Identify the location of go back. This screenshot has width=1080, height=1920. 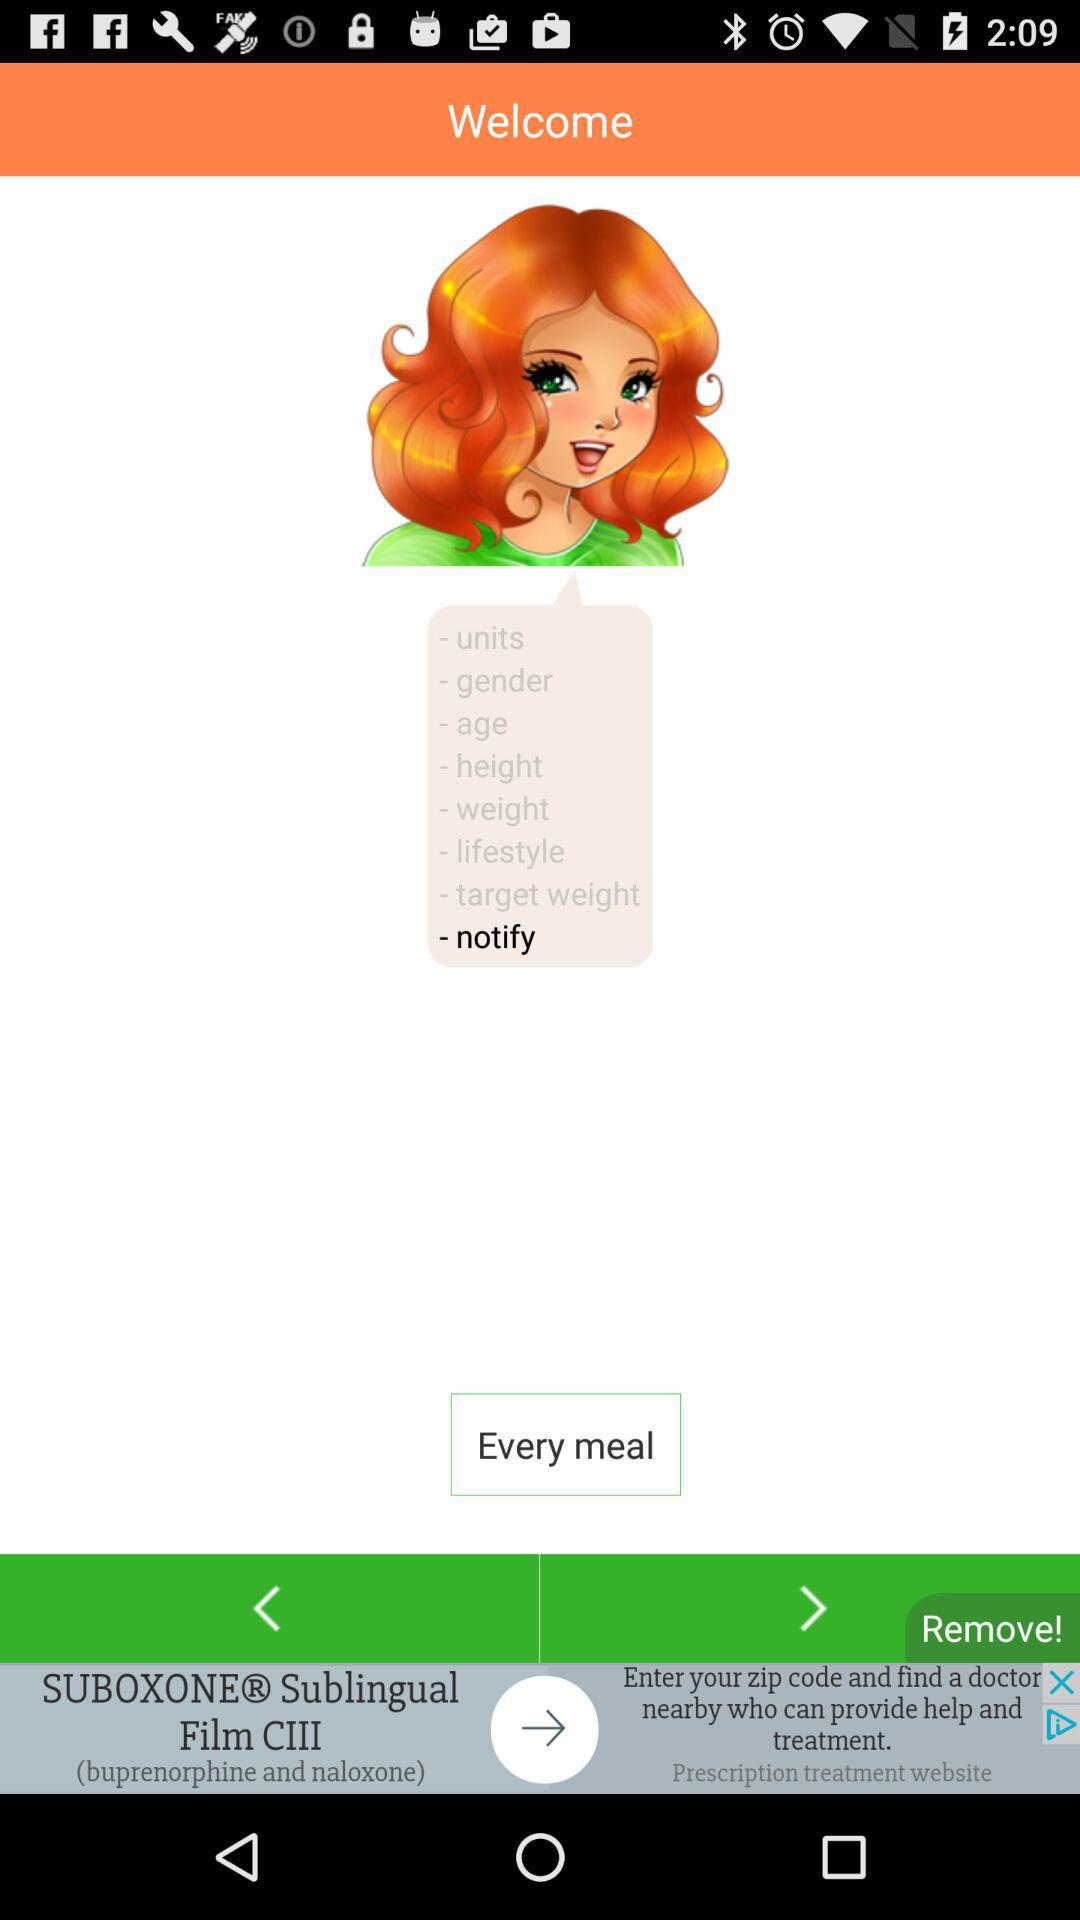
(268, 1608).